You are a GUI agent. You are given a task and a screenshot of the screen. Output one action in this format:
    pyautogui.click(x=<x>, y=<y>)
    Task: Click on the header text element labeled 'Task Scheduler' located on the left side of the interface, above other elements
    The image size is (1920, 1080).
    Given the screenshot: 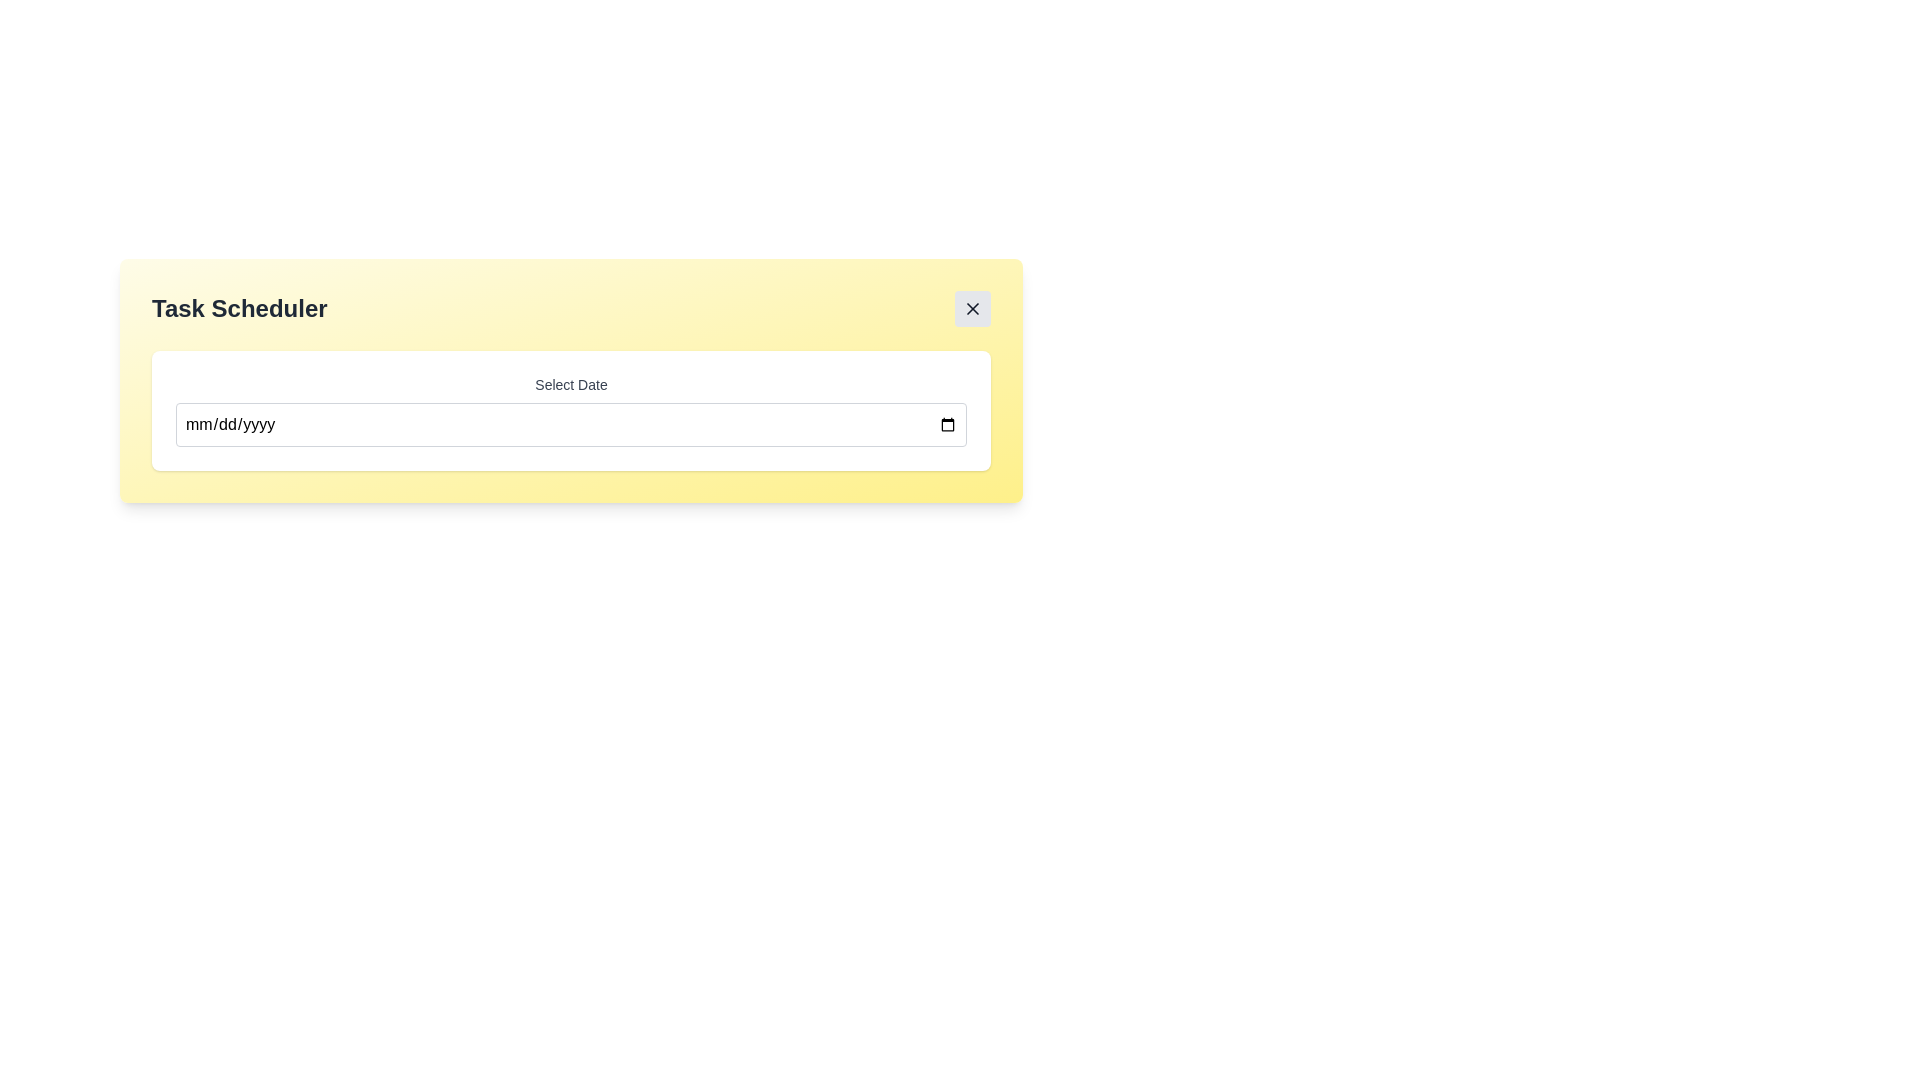 What is the action you would take?
    pyautogui.click(x=239, y=308)
    